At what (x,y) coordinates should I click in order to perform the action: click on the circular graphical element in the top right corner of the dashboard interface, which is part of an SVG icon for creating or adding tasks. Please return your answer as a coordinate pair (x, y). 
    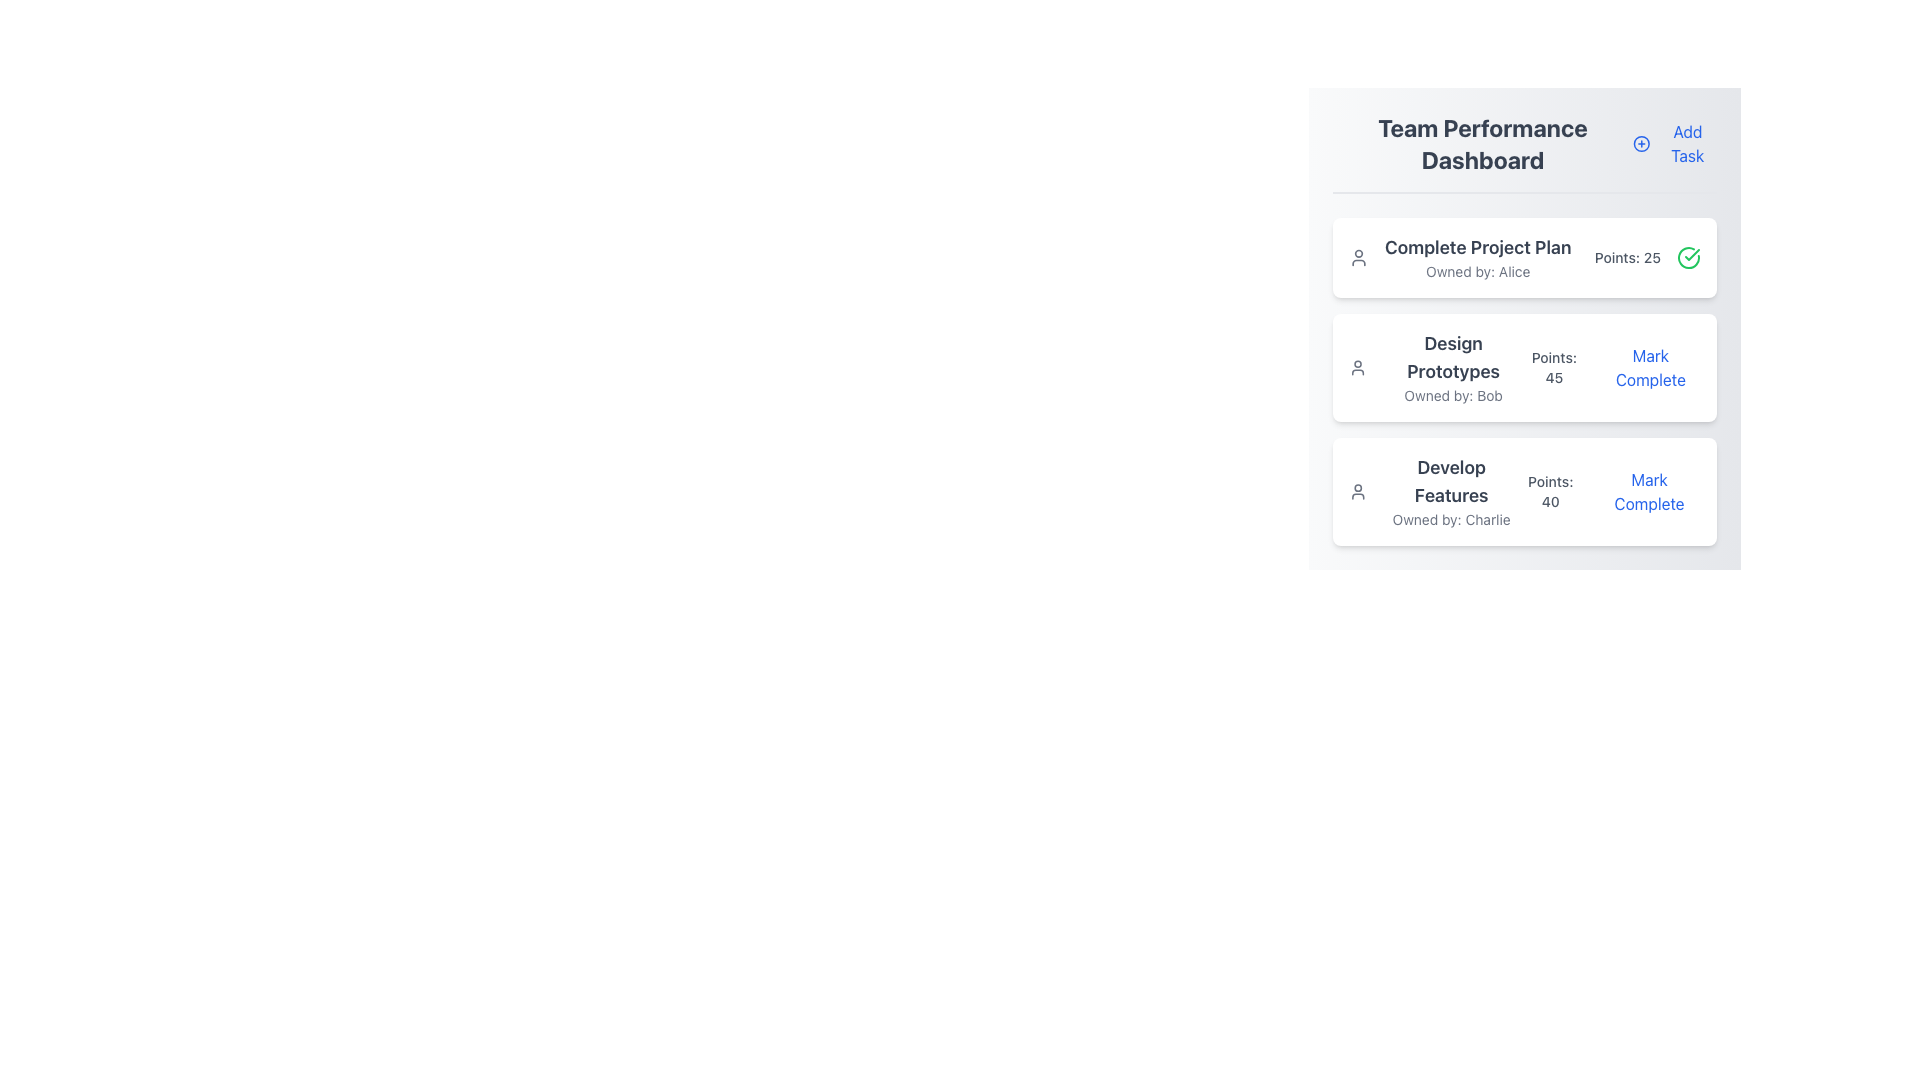
    Looking at the image, I should click on (1641, 142).